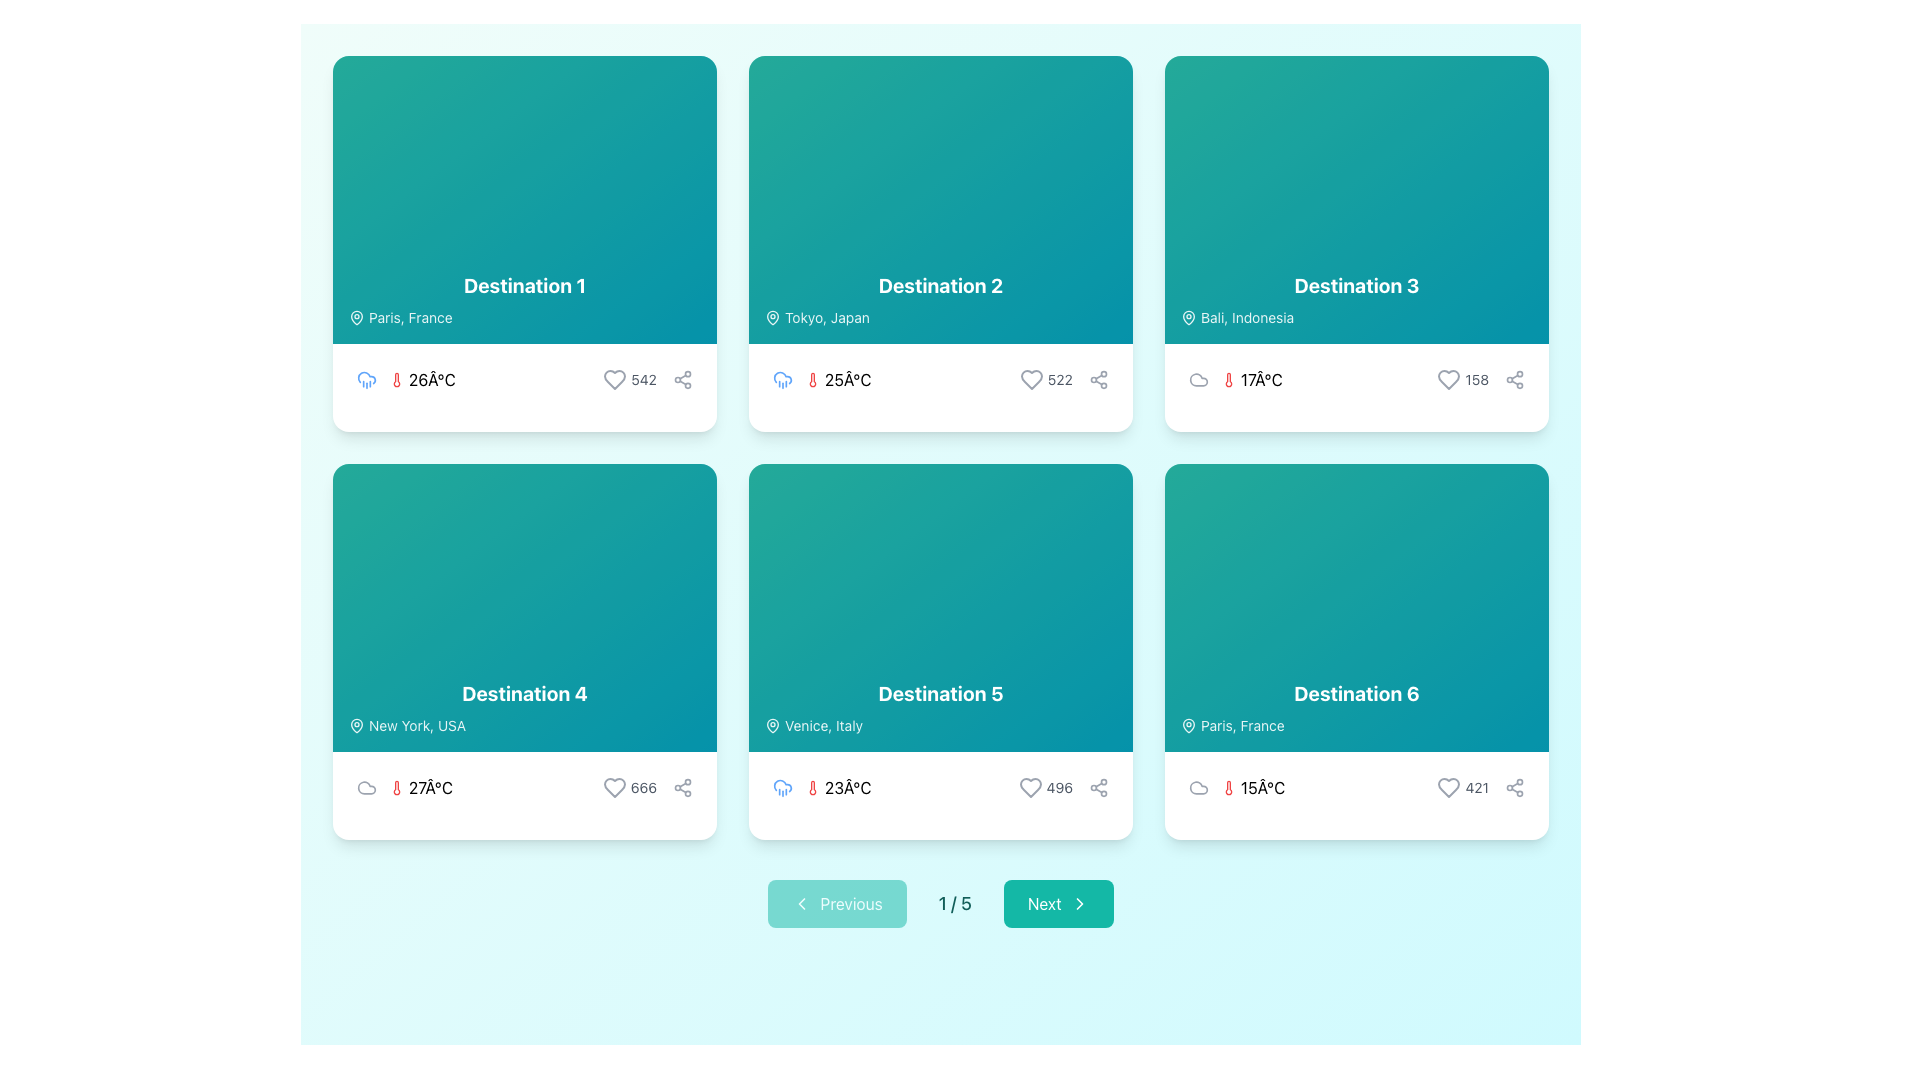 The width and height of the screenshot is (1920, 1080). What do you see at coordinates (1477, 786) in the screenshot?
I see `the text label displaying a numerical value in the bottom-right section of the card labeled 'Destination 6'` at bounding box center [1477, 786].